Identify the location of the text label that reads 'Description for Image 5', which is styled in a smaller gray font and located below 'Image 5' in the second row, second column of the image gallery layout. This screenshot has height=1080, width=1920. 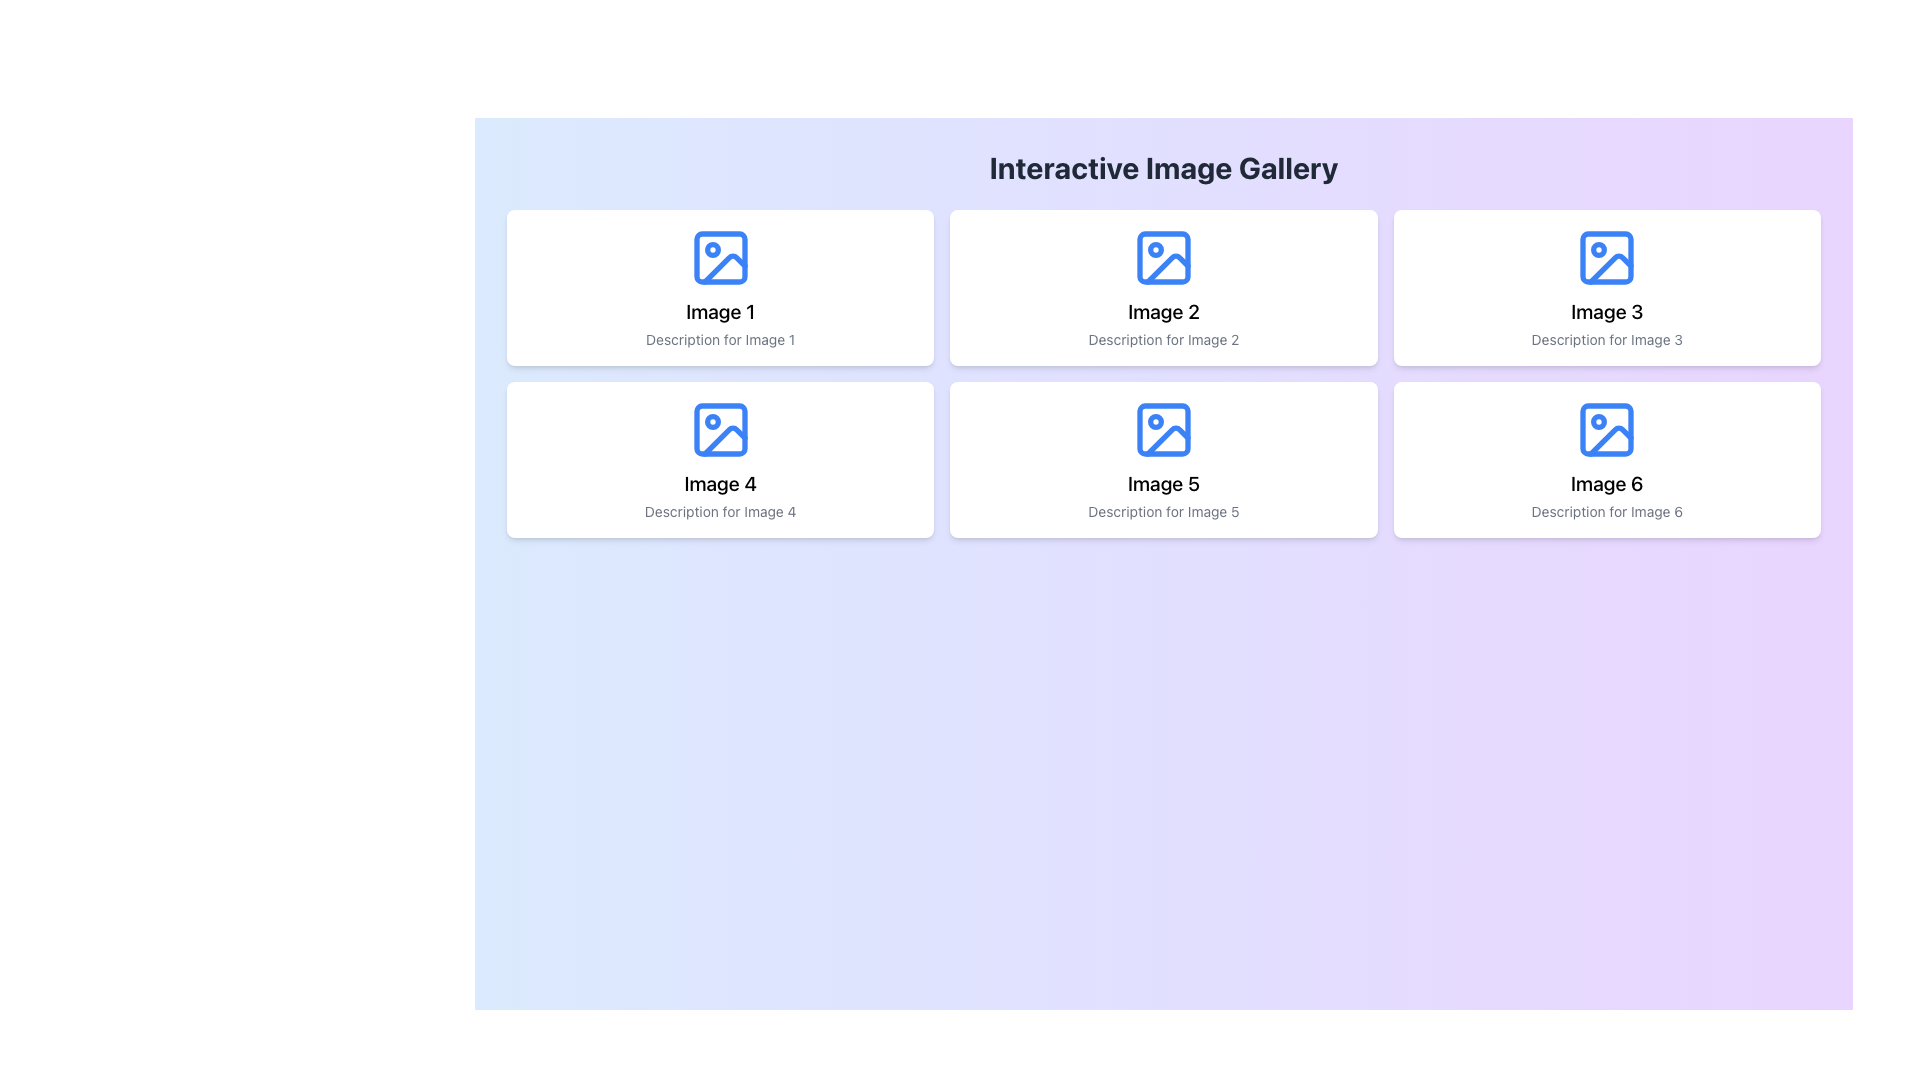
(1163, 511).